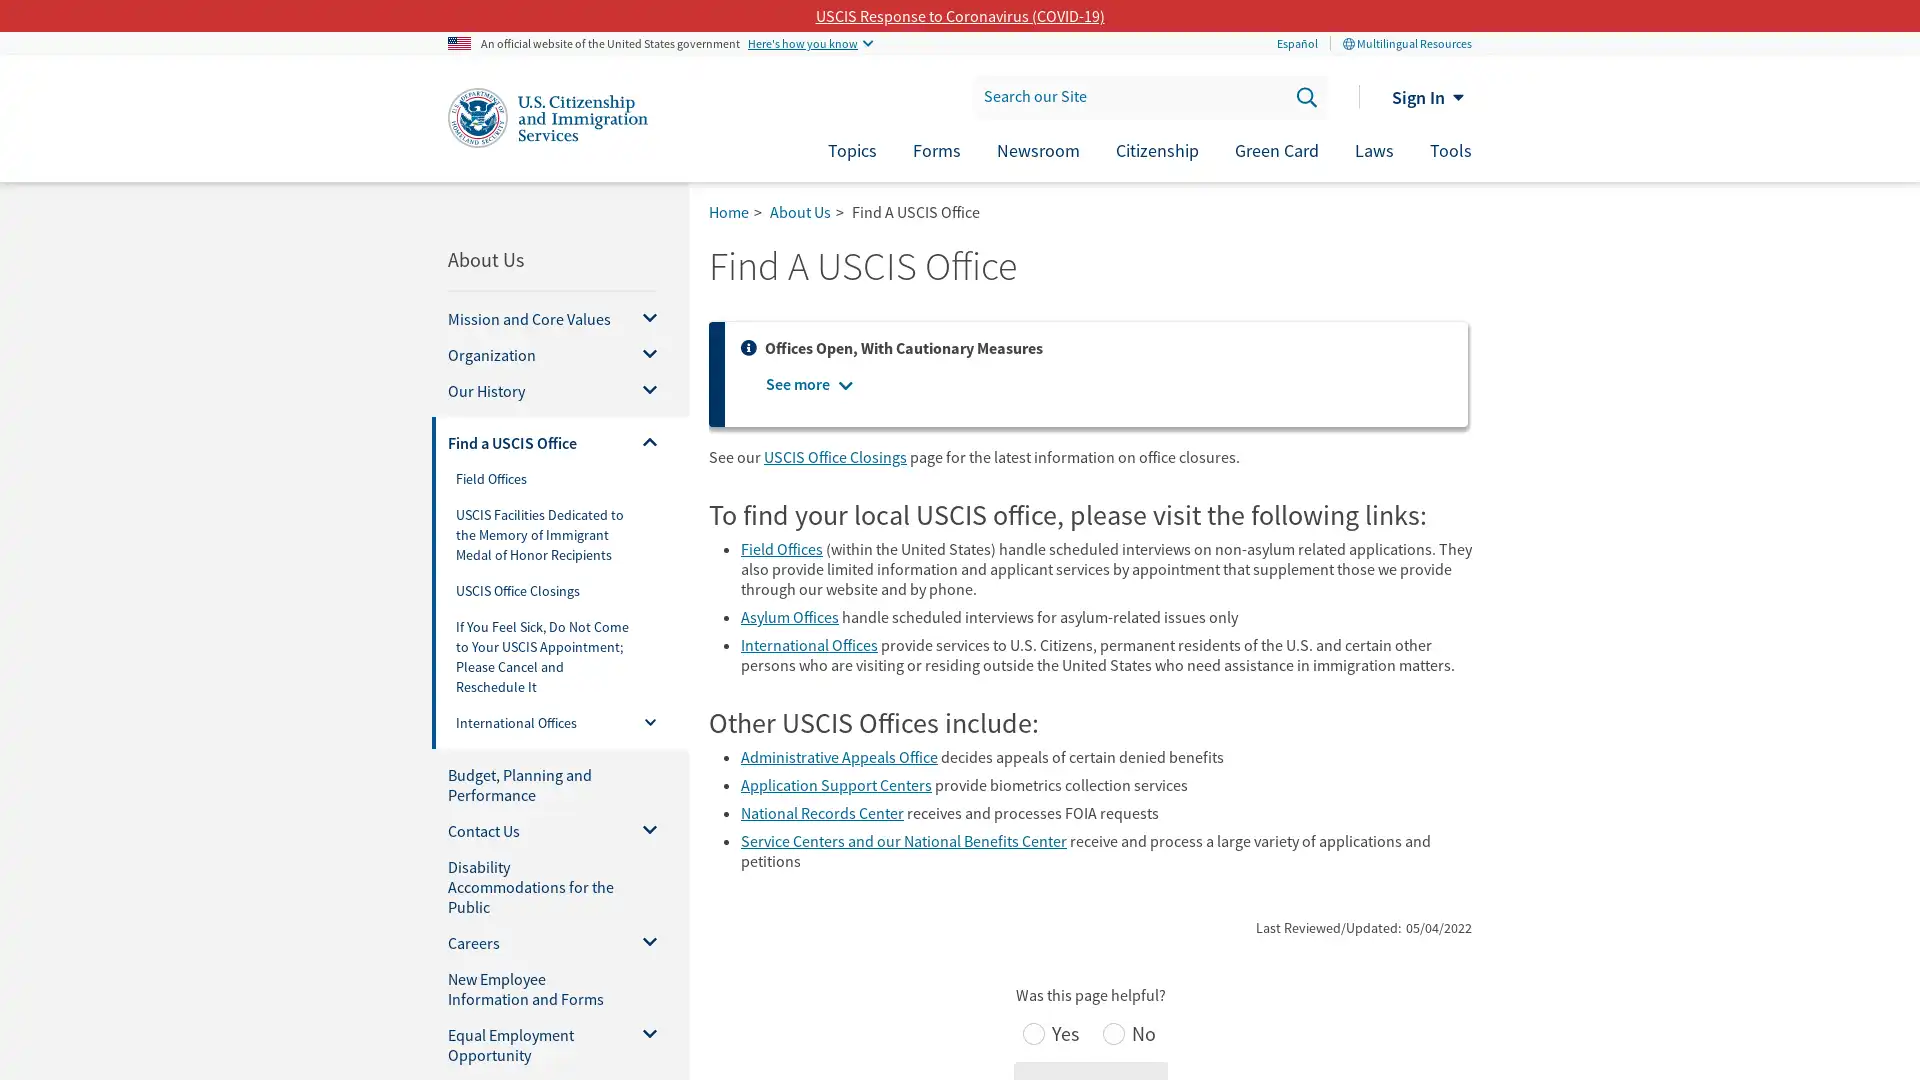 The width and height of the screenshot is (1920, 1080). I want to click on Toggle menu for Organization, so click(642, 353).